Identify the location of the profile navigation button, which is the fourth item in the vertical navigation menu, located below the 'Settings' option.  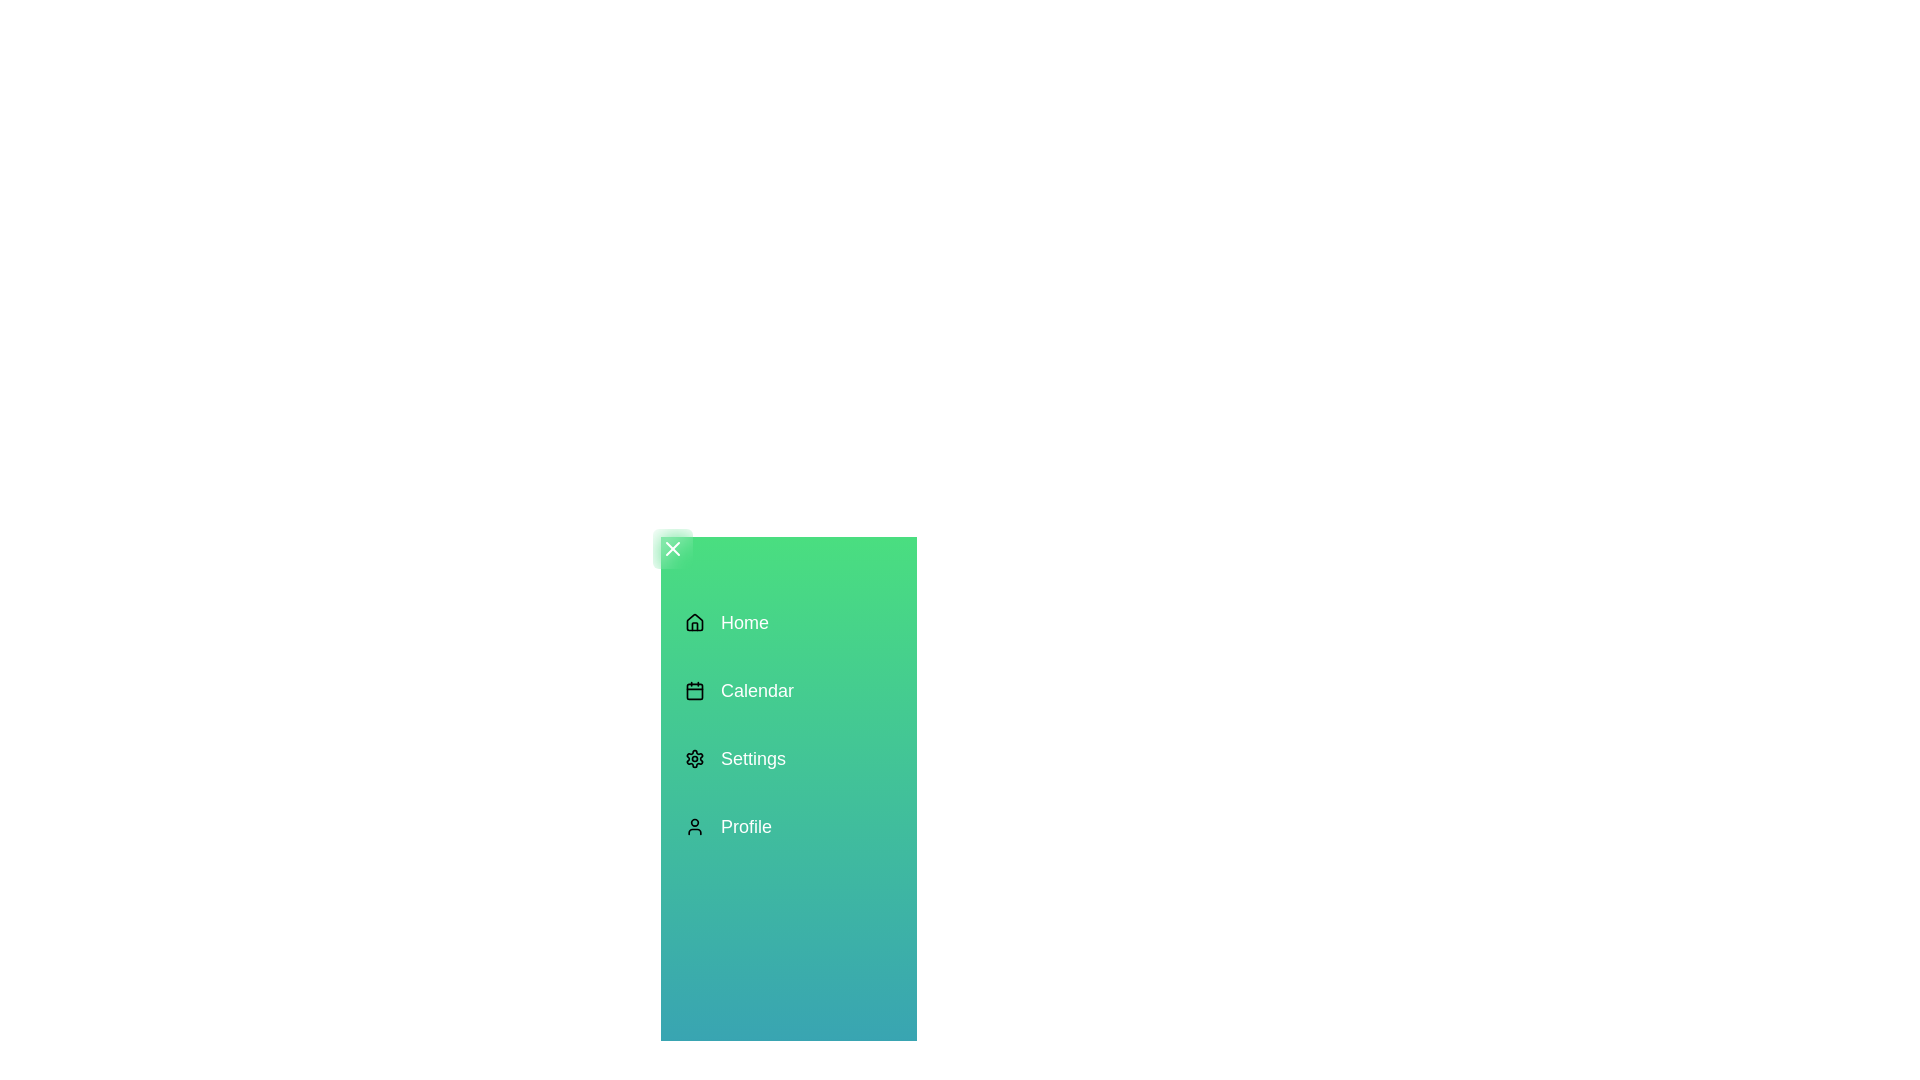
(738, 826).